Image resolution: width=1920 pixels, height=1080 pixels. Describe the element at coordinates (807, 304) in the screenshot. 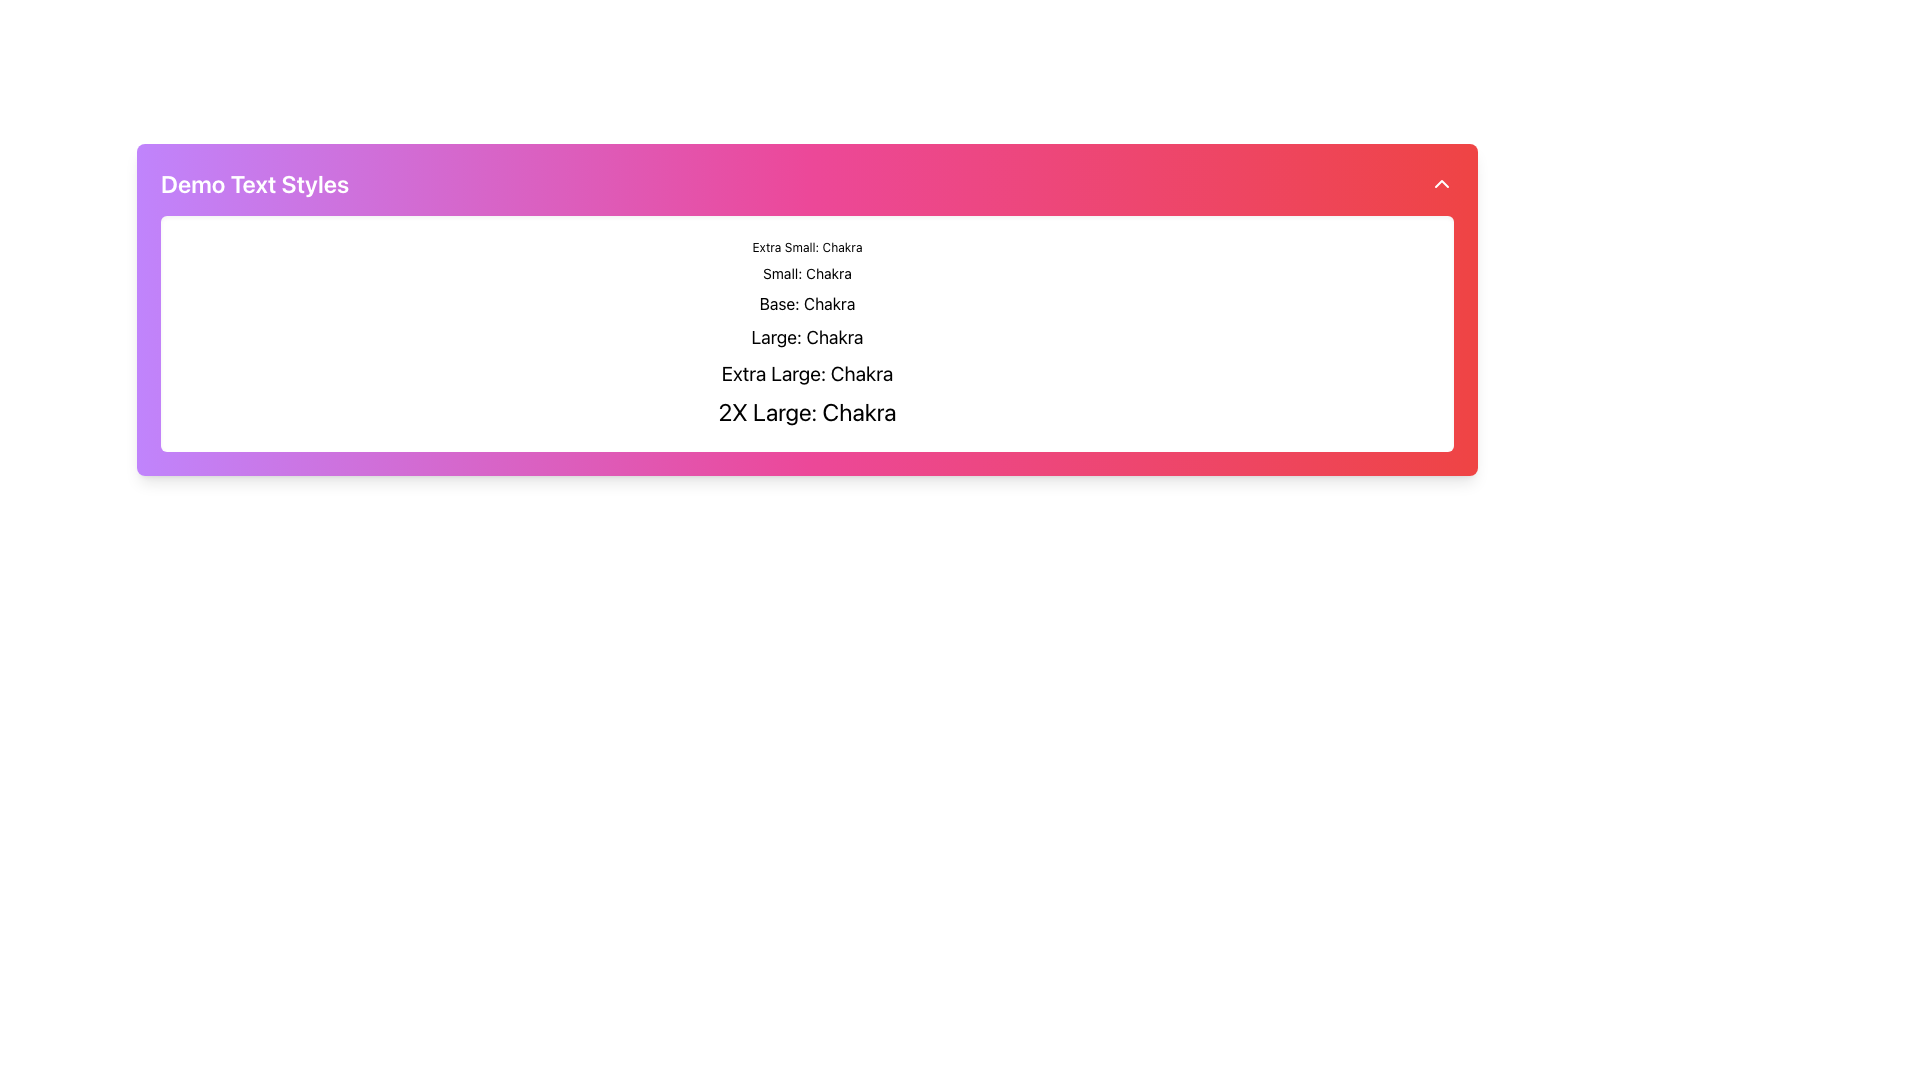

I see `static text label that displays 'Base: Chakra', which is the third item under the header 'Demo Text Styles'` at that location.